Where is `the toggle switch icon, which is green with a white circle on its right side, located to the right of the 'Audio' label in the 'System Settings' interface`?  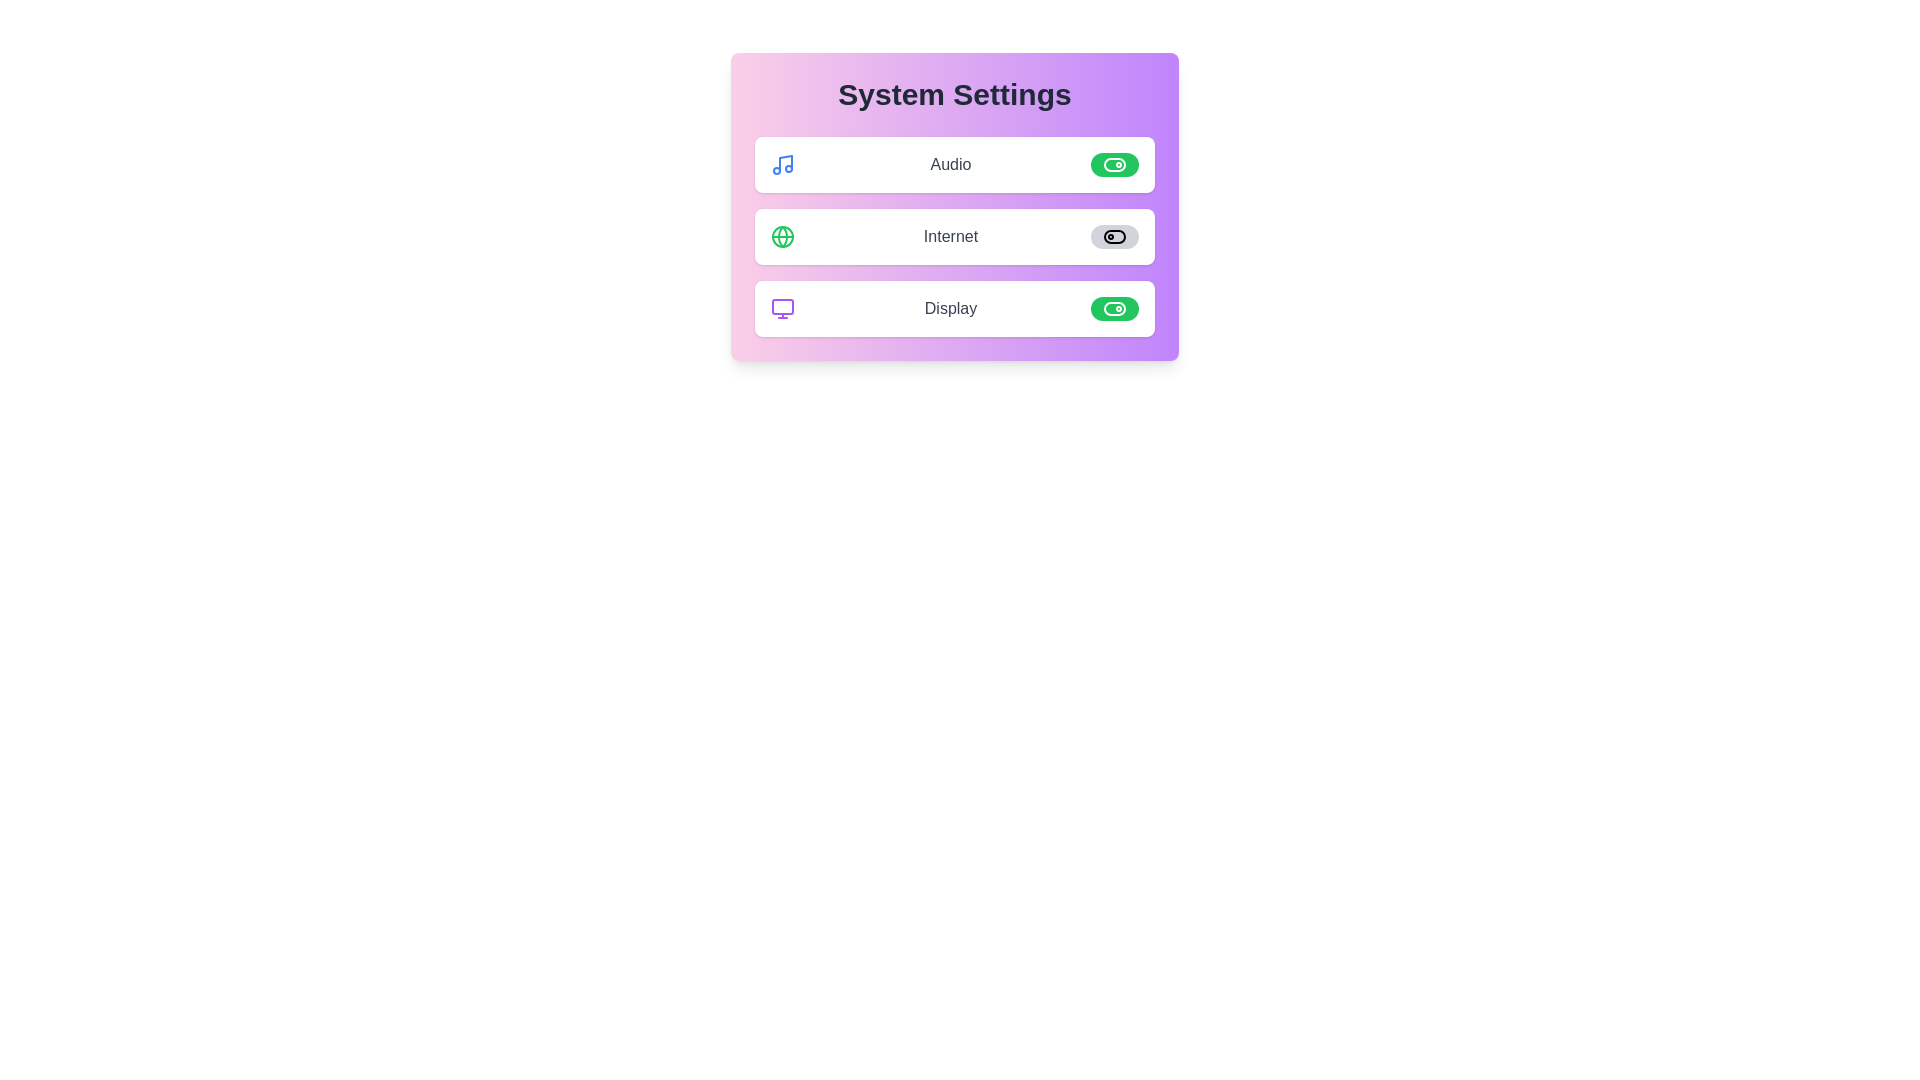
the toggle switch icon, which is green with a white circle on its right side, located to the right of the 'Audio' label in the 'System Settings' interface is located at coordinates (1113, 164).